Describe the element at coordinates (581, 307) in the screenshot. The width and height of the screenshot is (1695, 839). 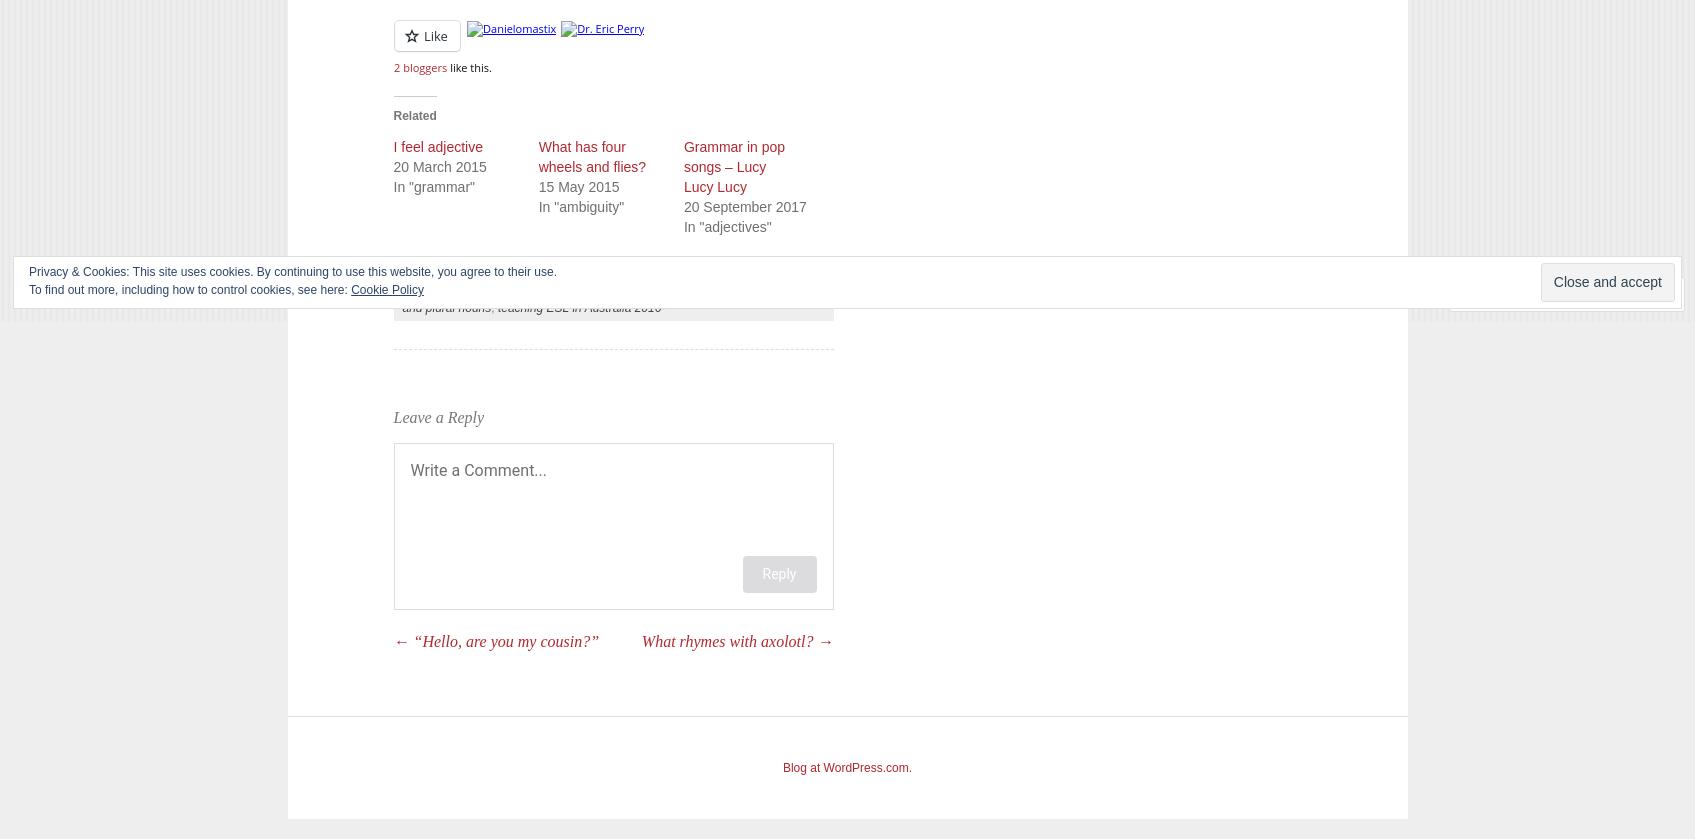
I see `'teaching ESL in Australia 2016-'` at that location.